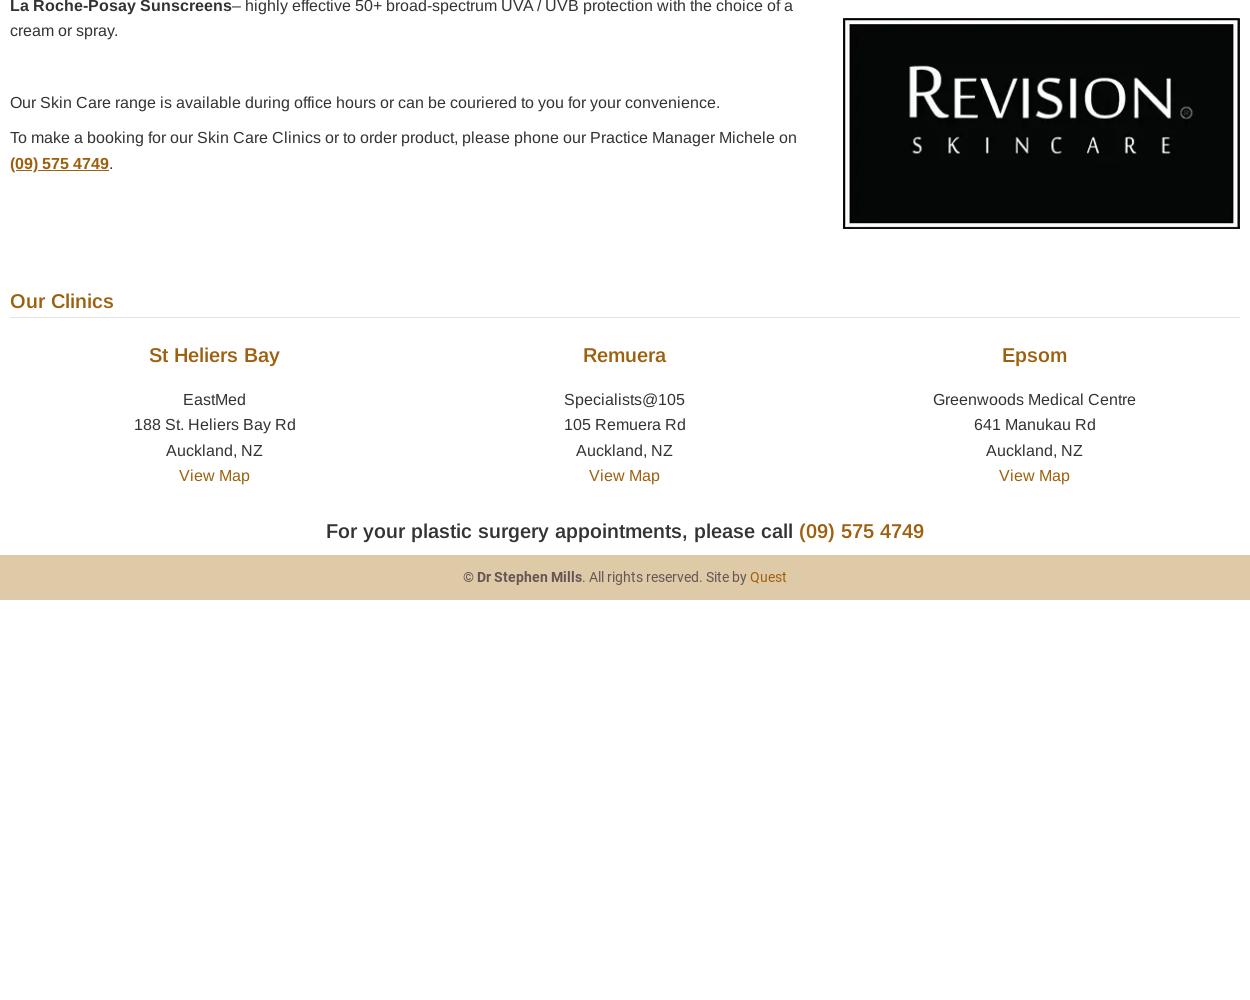 This screenshot has width=1250, height=1000. Describe the element at coordinates (213, 424) in the screenshot. I see `'188 St. Heliers Bay Rd'` at that location.